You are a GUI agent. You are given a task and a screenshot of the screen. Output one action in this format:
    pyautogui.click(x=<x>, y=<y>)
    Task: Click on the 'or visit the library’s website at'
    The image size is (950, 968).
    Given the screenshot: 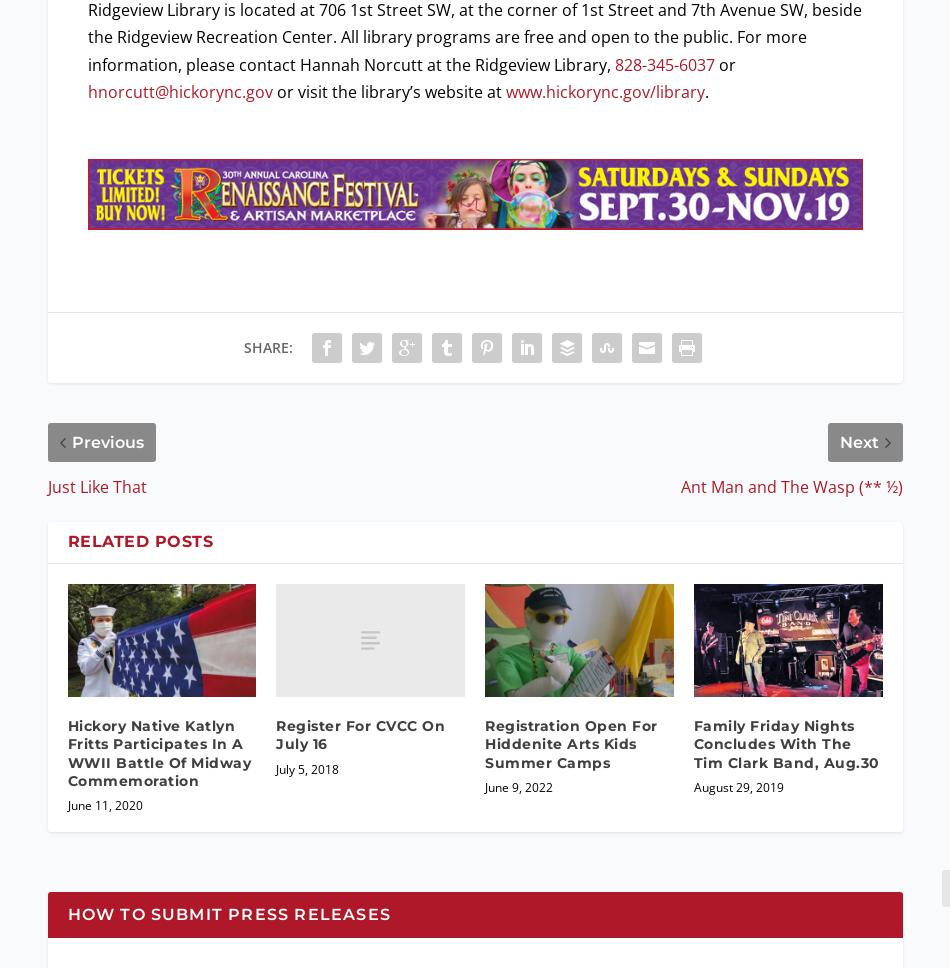 What is the action you would take?
    pyautogui.click(x=270, y=90)
    